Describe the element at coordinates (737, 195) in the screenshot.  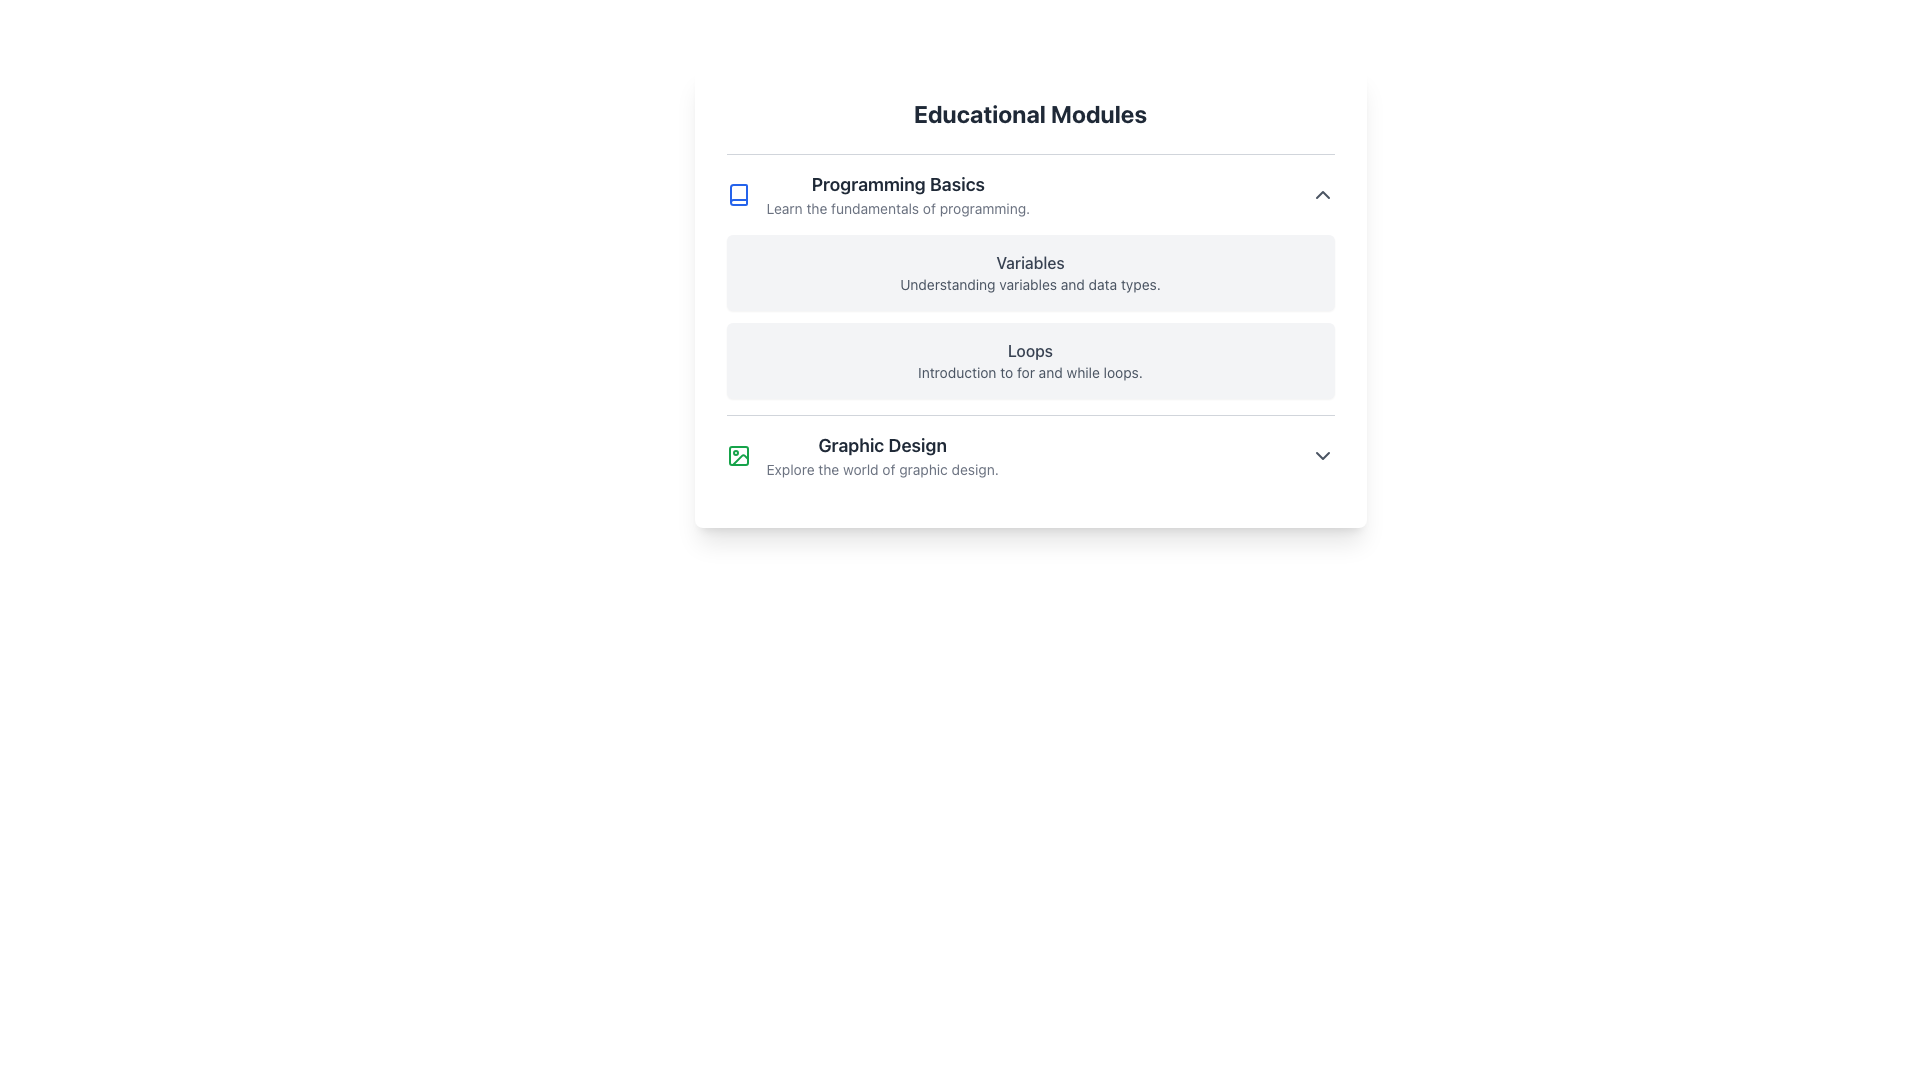
I see `the 'Programming Basics' module icon, which is located at the far left of its section and aligned with the header text` at that location.